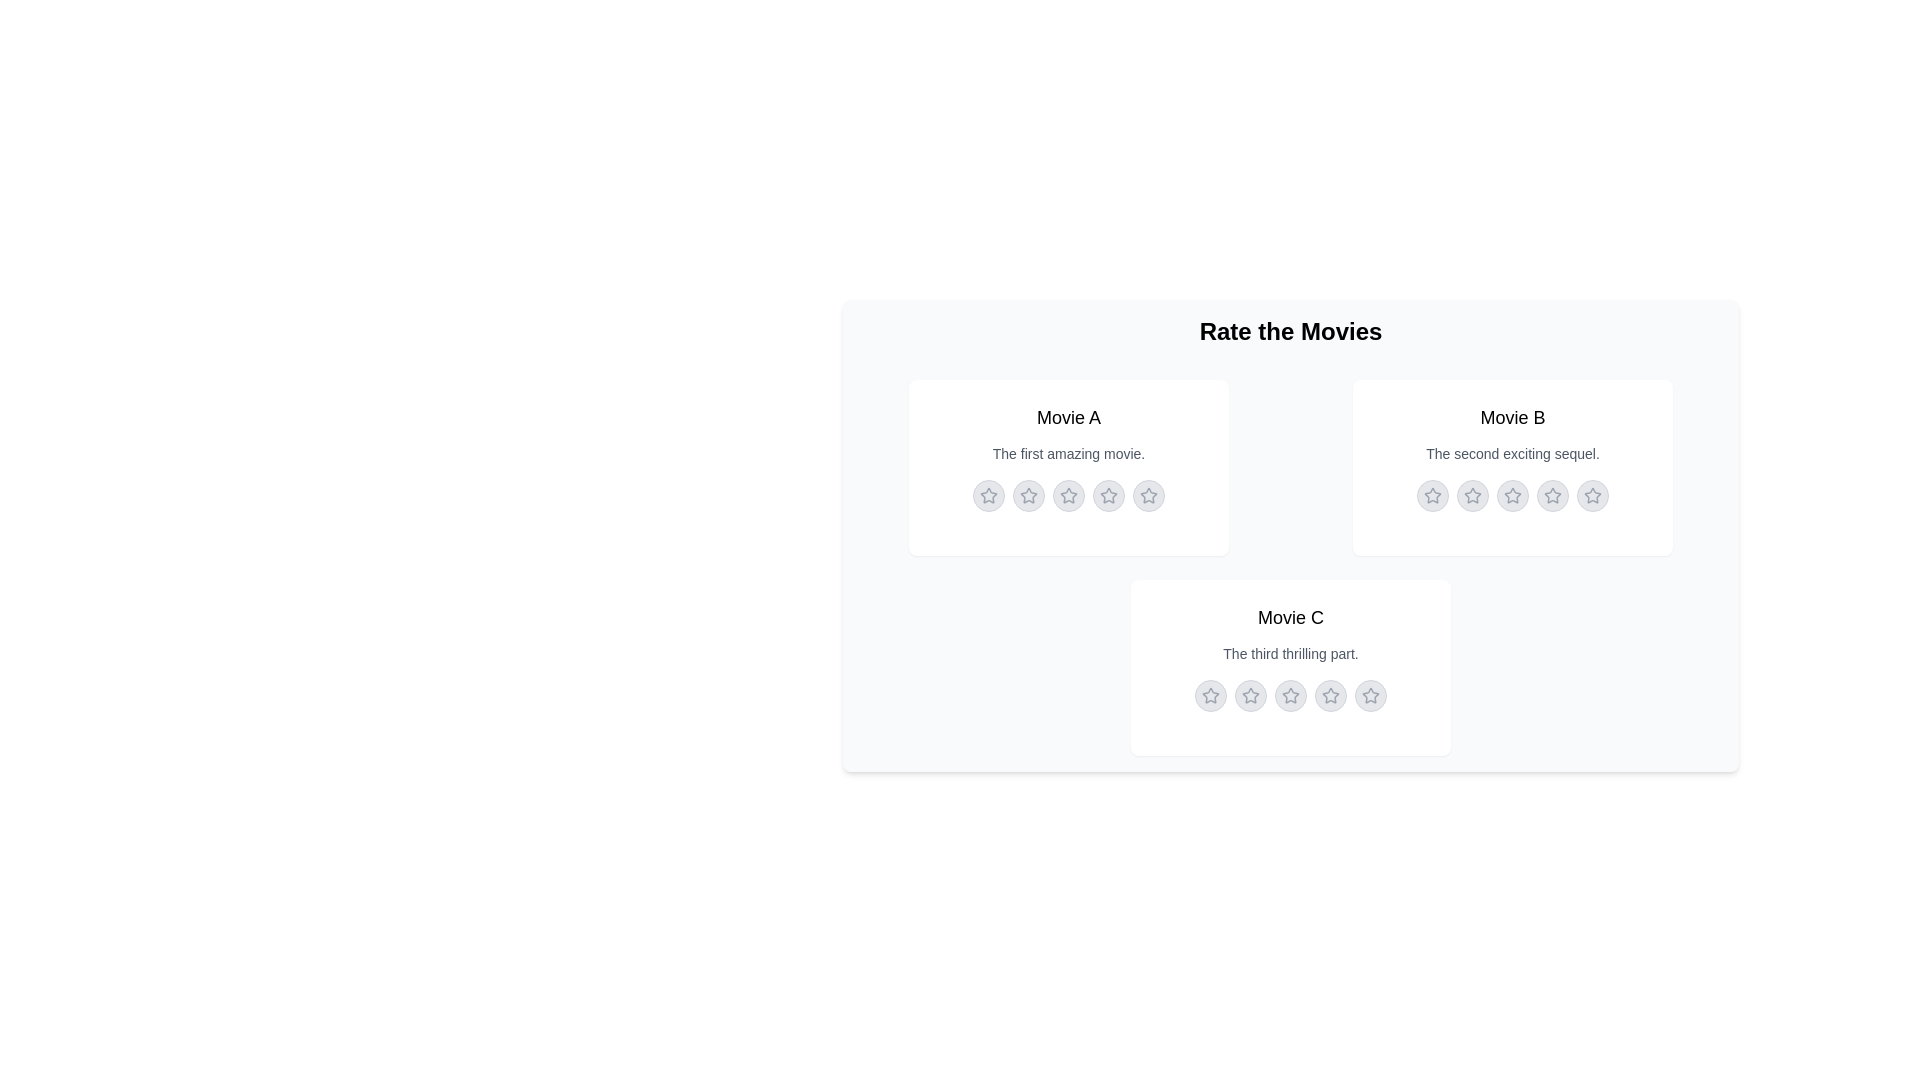 The height and width of the screenshot is (1080, 1920). I want to click on the fifth rating star icon for 'Movie A', so click(1148, 495).